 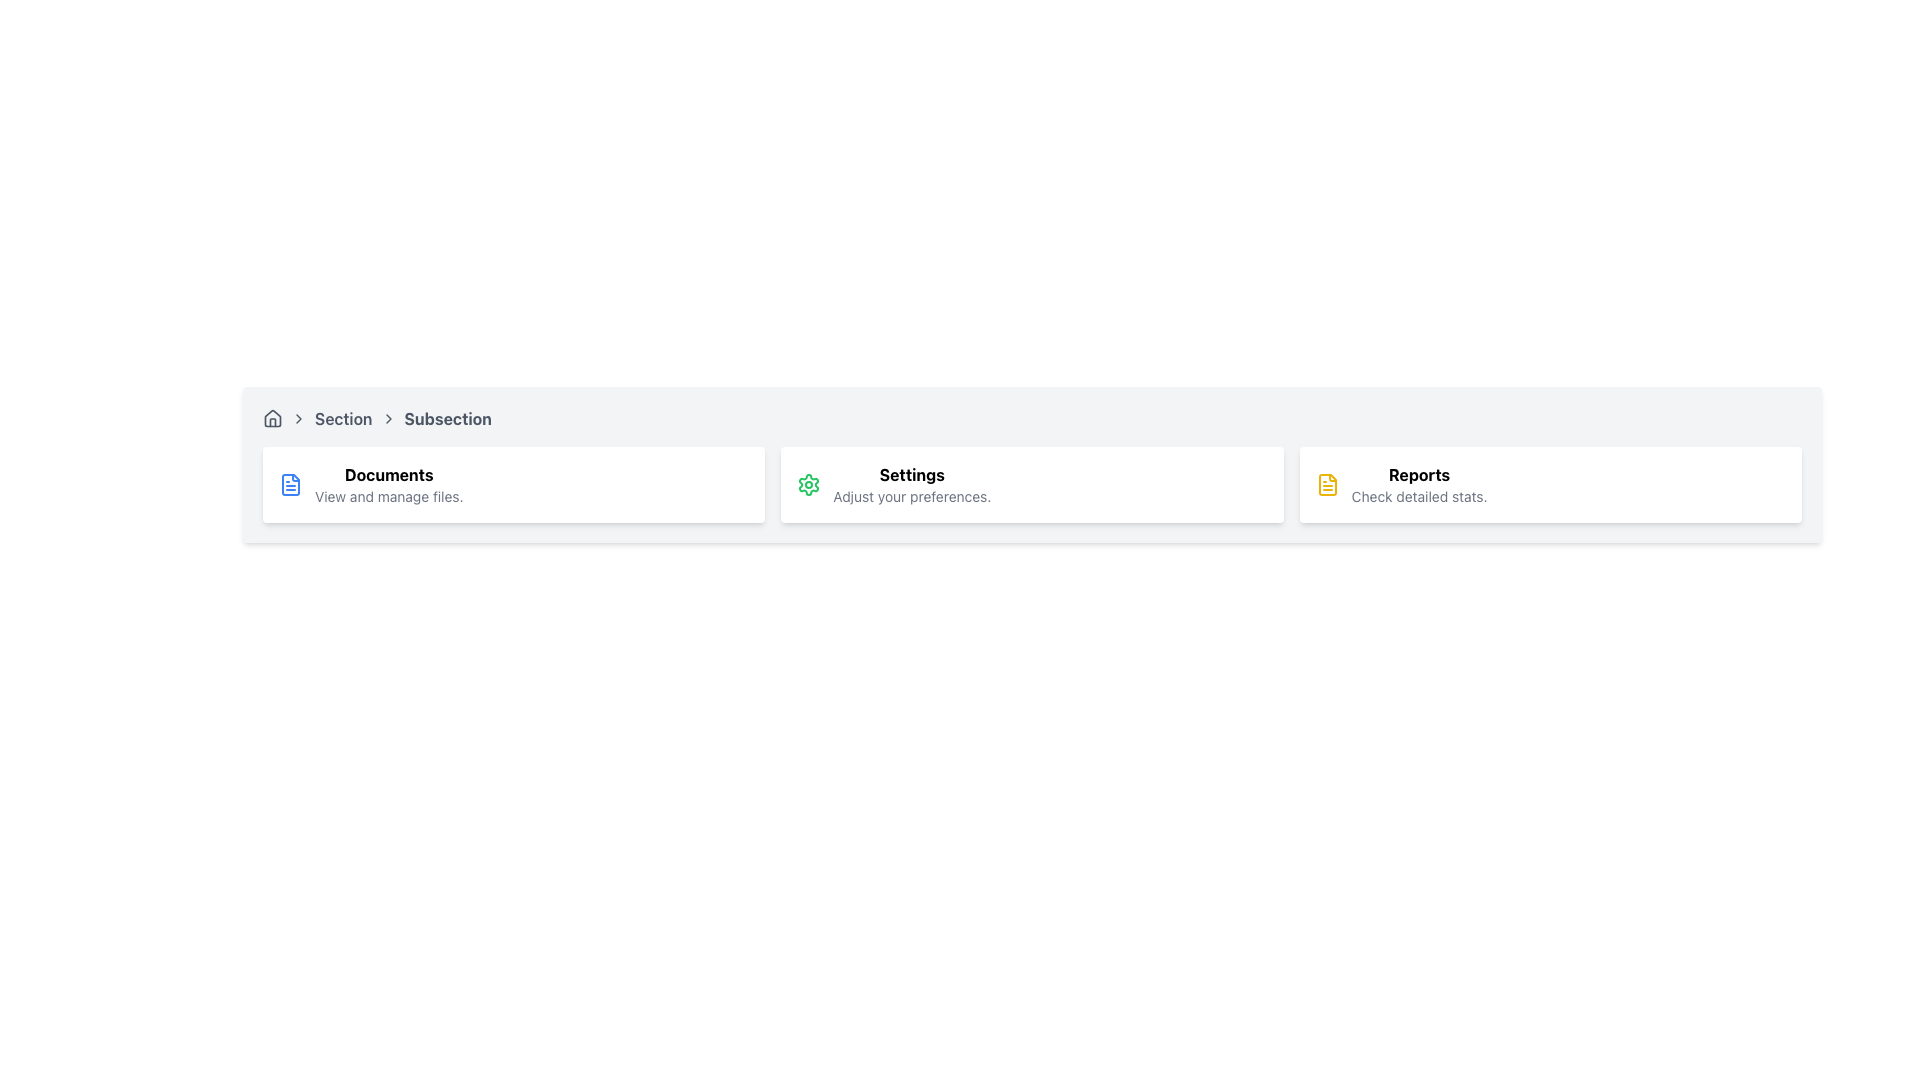 What do you see at coordinates (1327, 485) in the screenshot?
I see `the 'Reports' icon located at the left end of the 'Reports' section in the rightmost card under the 'Subsection'` at bounding box center [1327, 485].